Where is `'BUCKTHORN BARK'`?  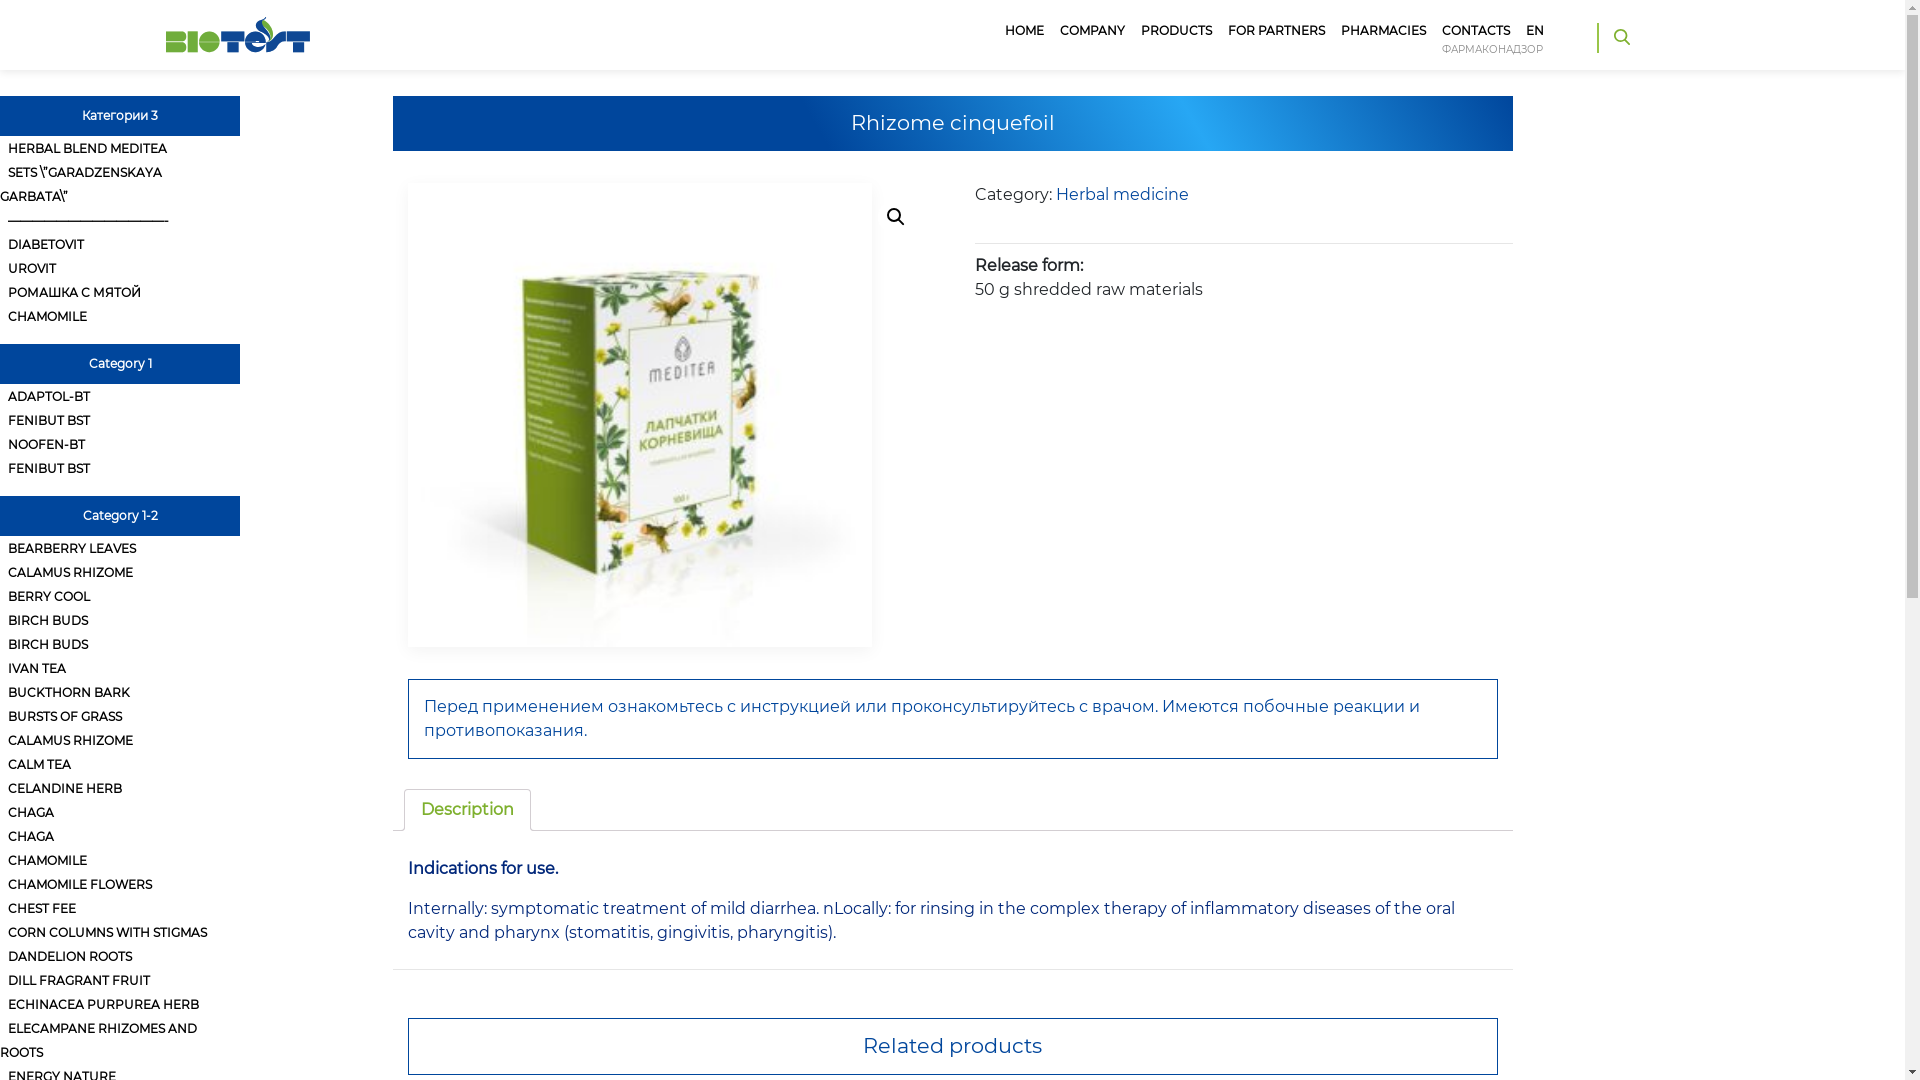 'BUCKTHORN BARK' is located at coordinates (0, 691).